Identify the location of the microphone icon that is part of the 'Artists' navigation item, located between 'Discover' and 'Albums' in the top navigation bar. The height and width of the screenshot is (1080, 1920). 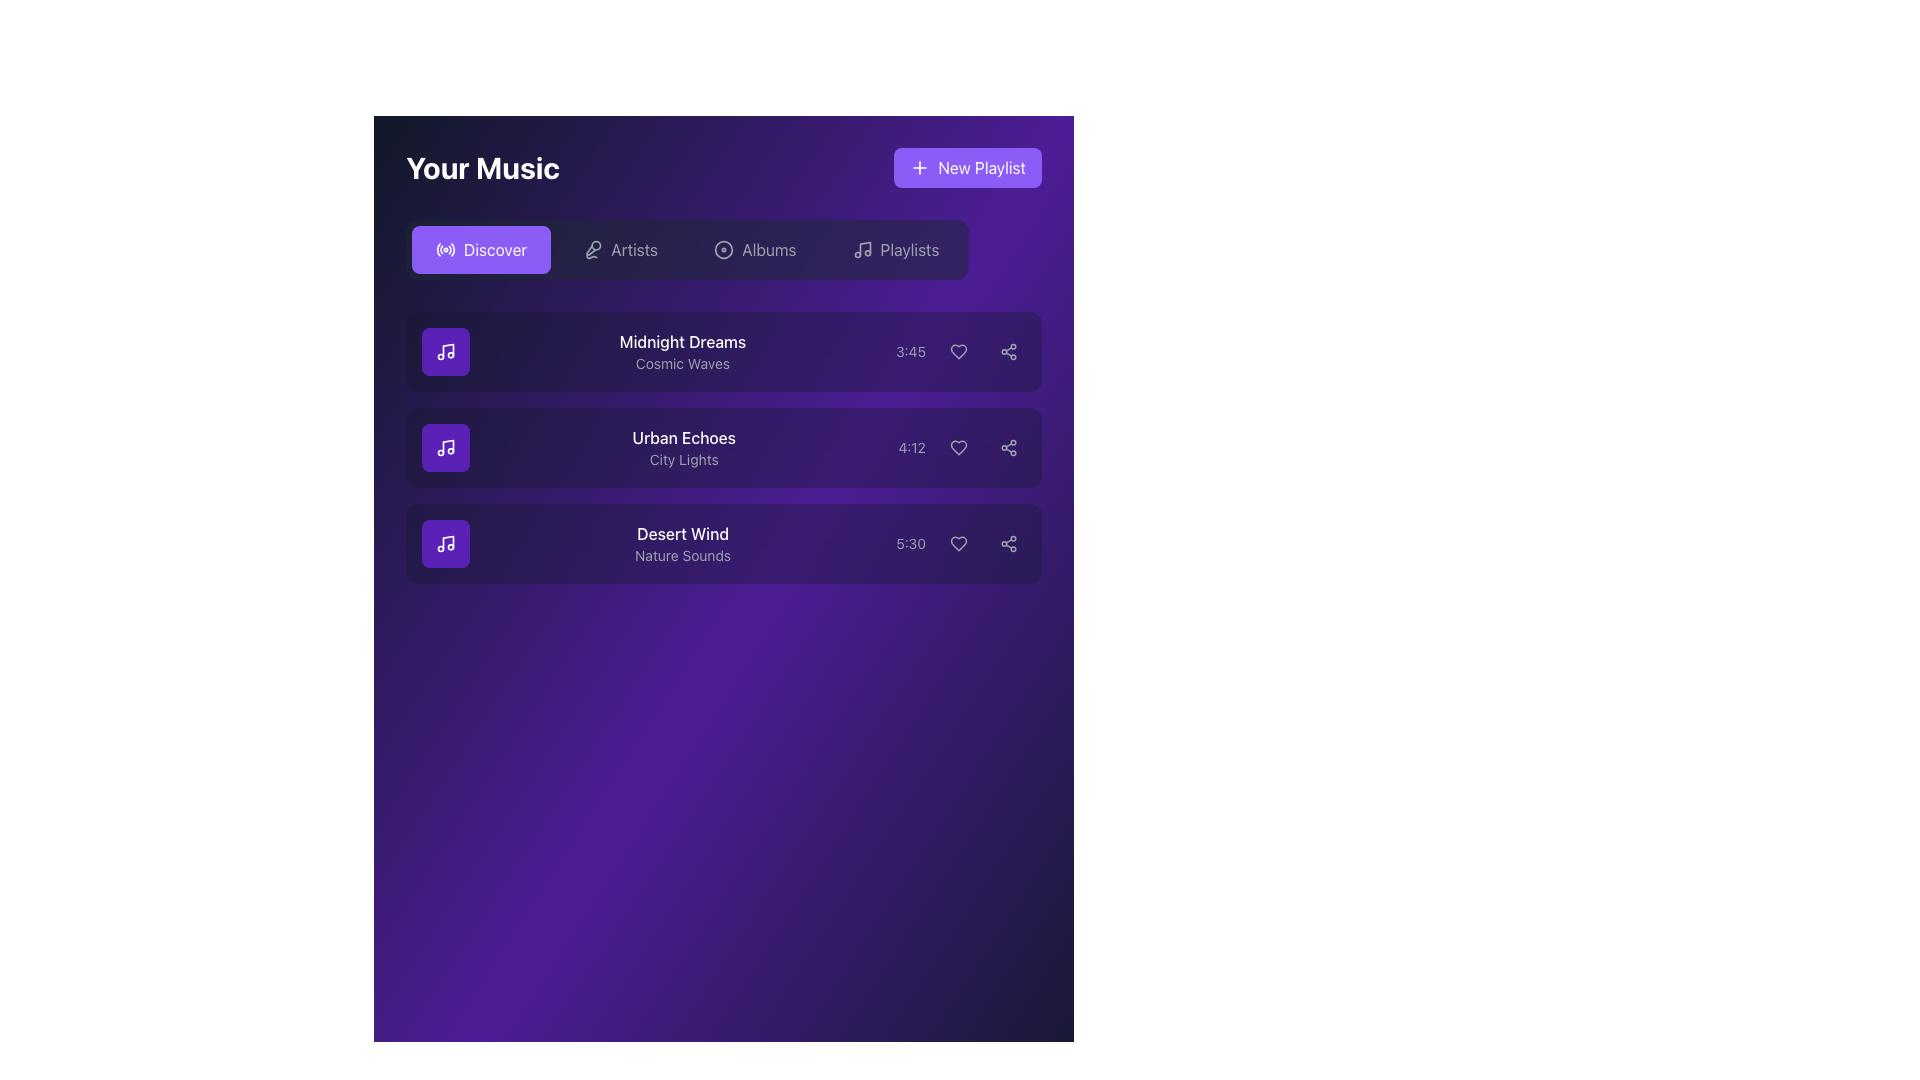
(592, 249).